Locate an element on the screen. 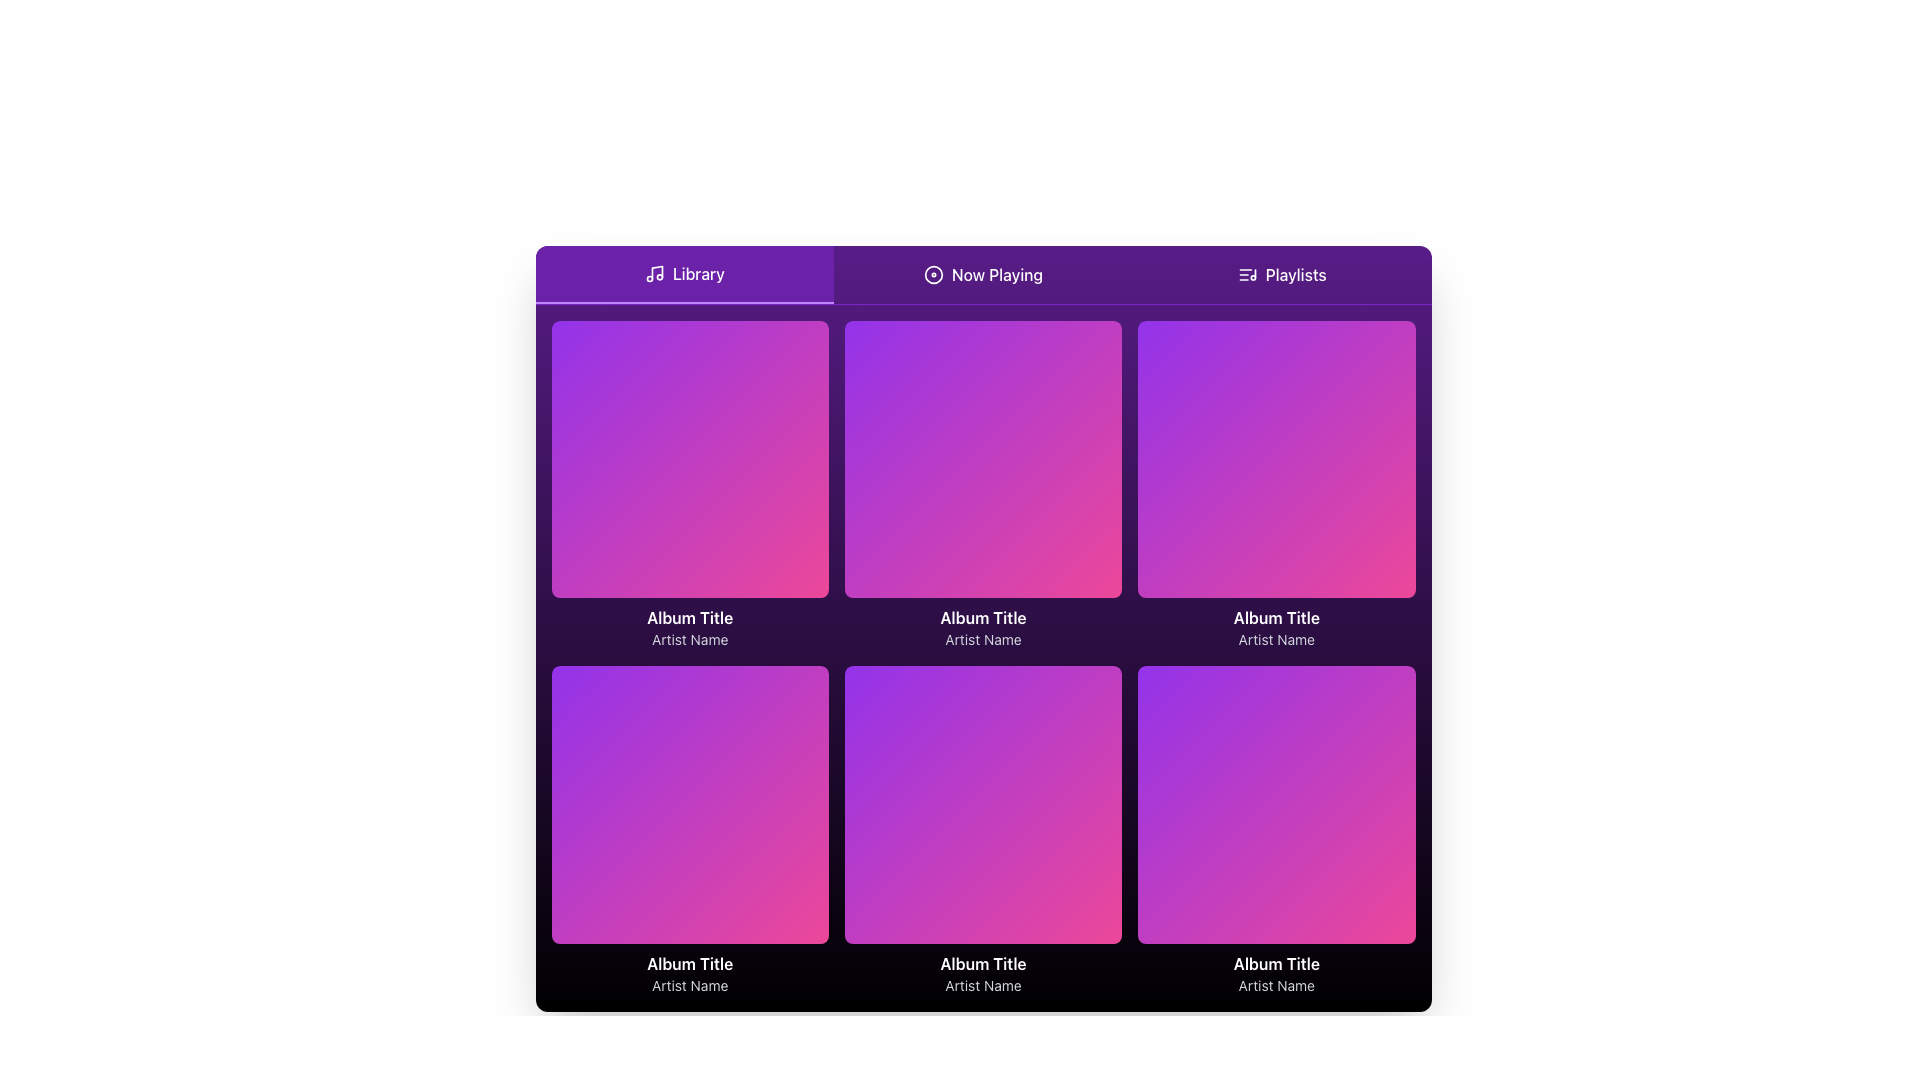  the static text element labeled 'Album Title', which is located in the bottom right cell of a 3x2 grid layout is located at coordinates (1275, 962).